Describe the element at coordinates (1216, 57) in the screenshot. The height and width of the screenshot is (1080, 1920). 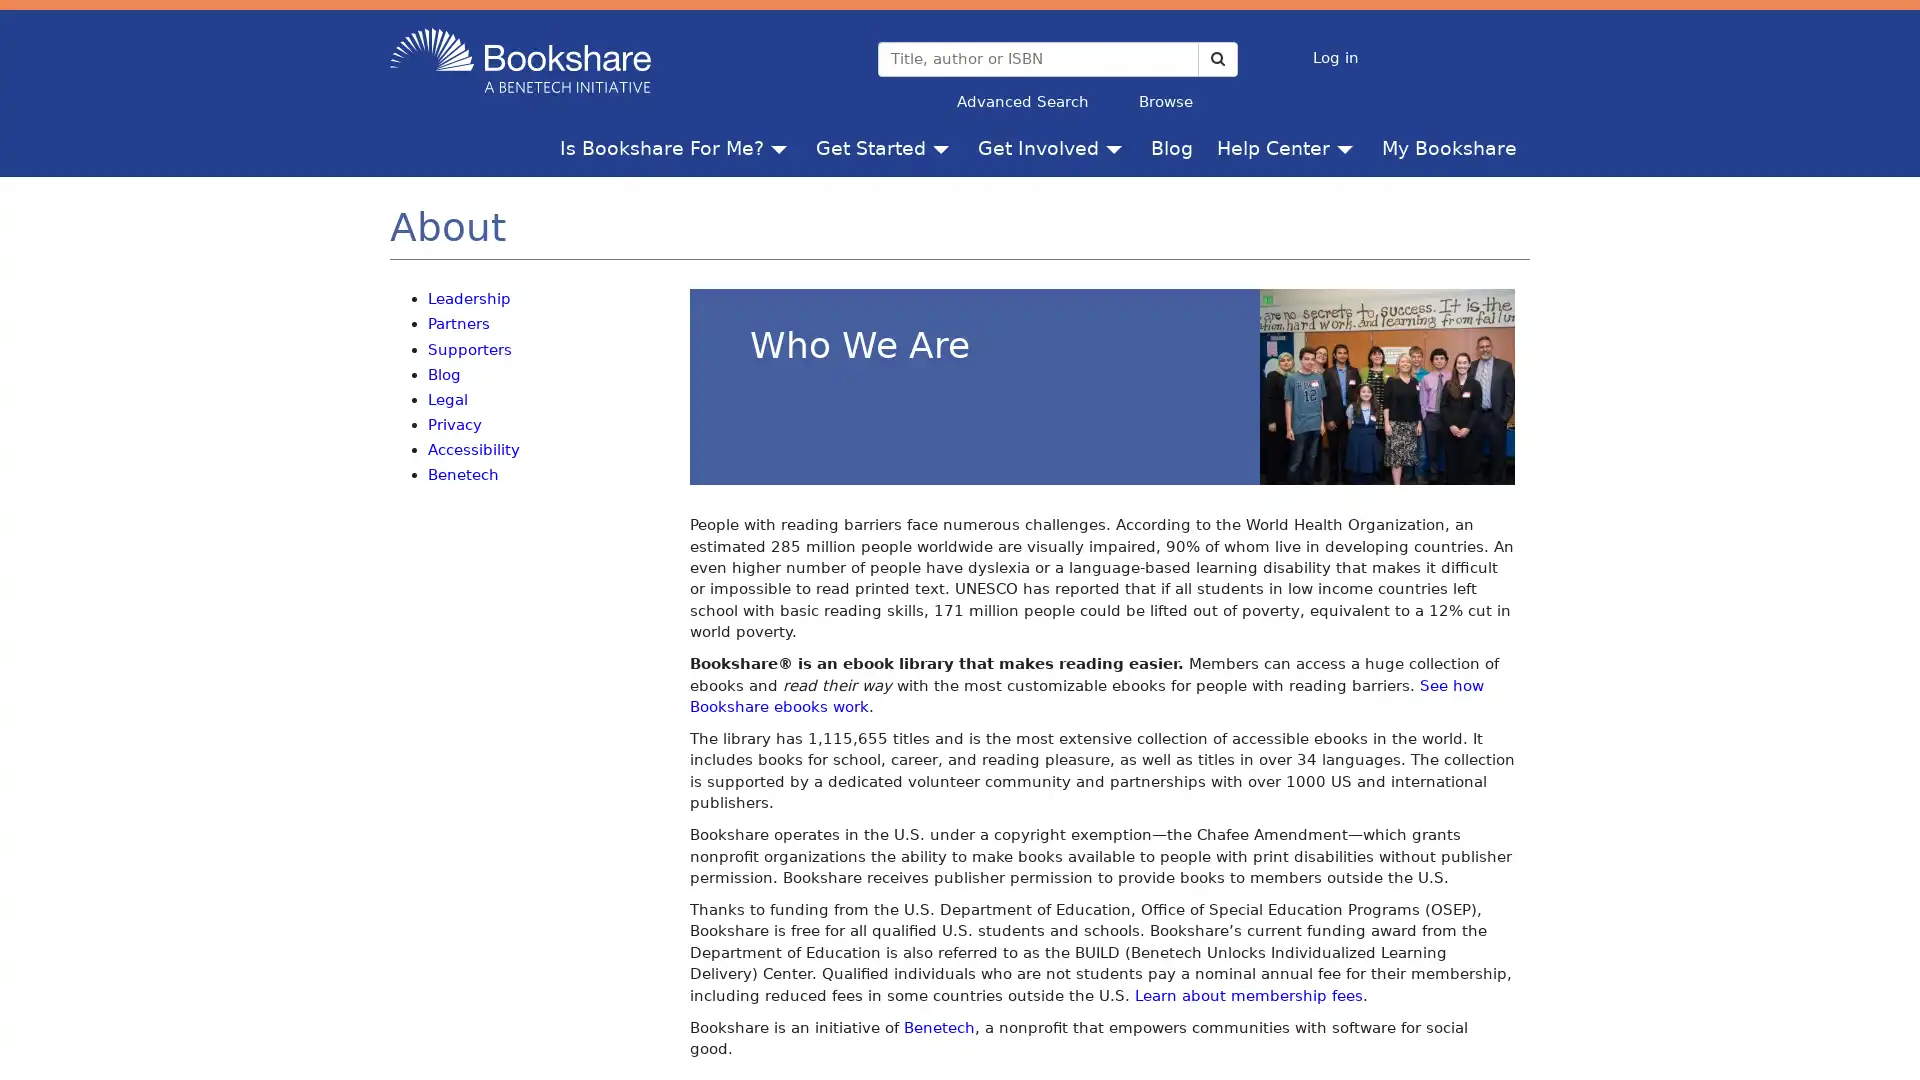
I see `Search` at that location.